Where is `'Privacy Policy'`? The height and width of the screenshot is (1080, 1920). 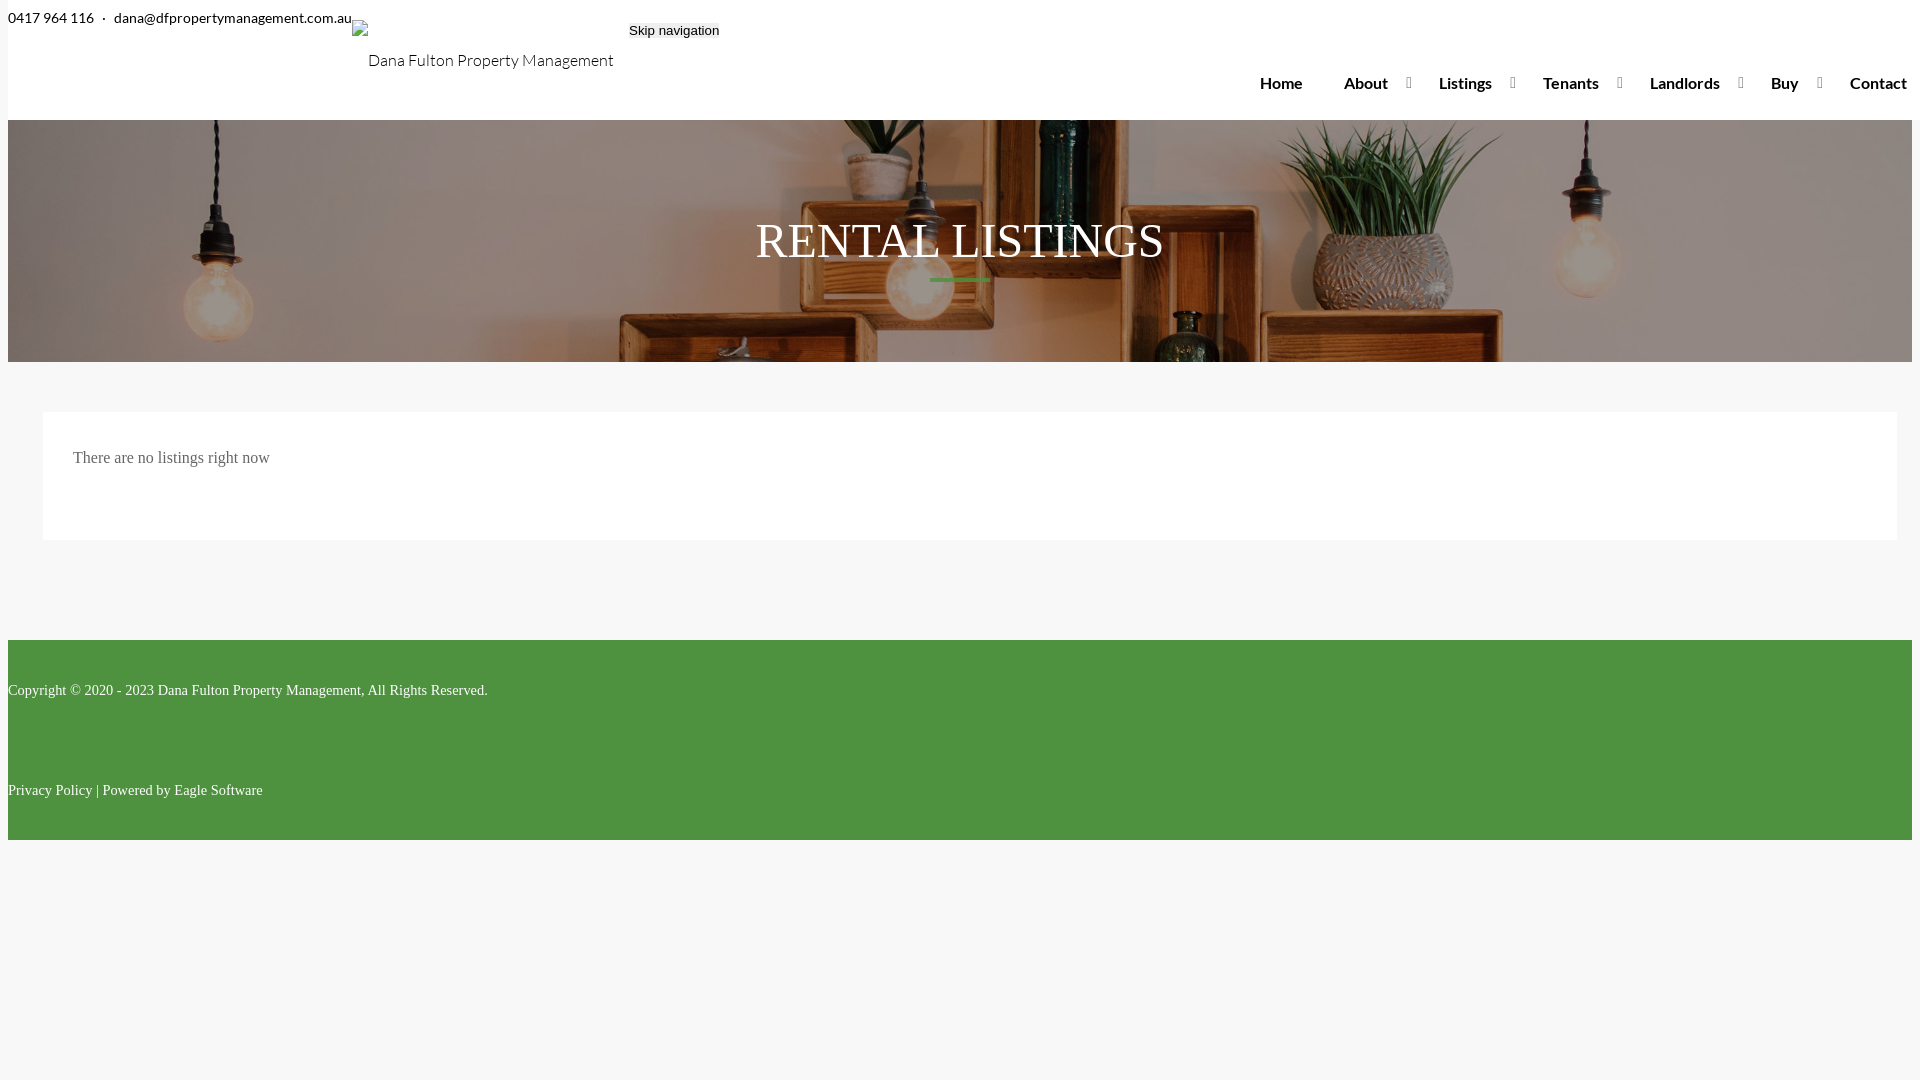
'Privacy Policy' is located at coordinates (49, 789).